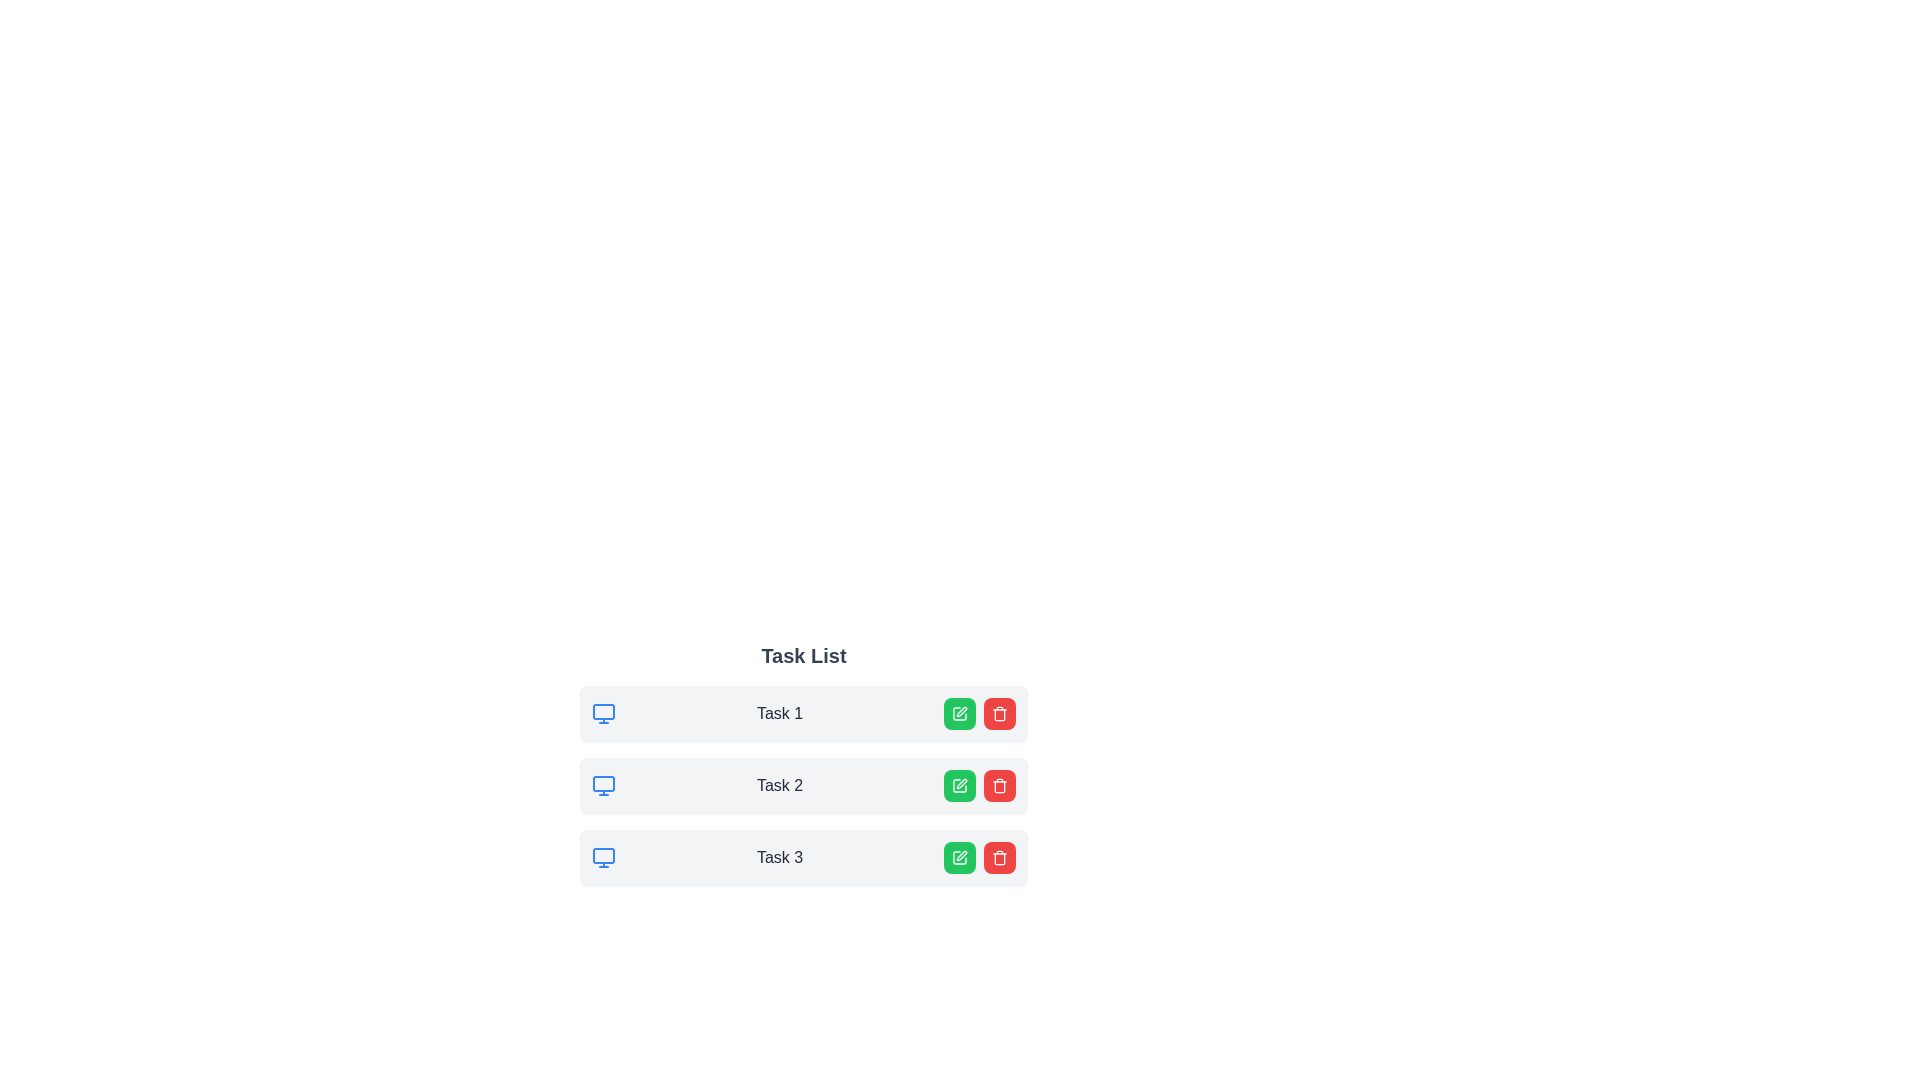 This screenshot has width=1920, height=1080. What do you see at coordinates (603, 855) in the screenshot?
I see `the top part of the monitor icon representing Task 3 in the task list, which is the third monitor icon in the list` at bounding box center [603, 855].